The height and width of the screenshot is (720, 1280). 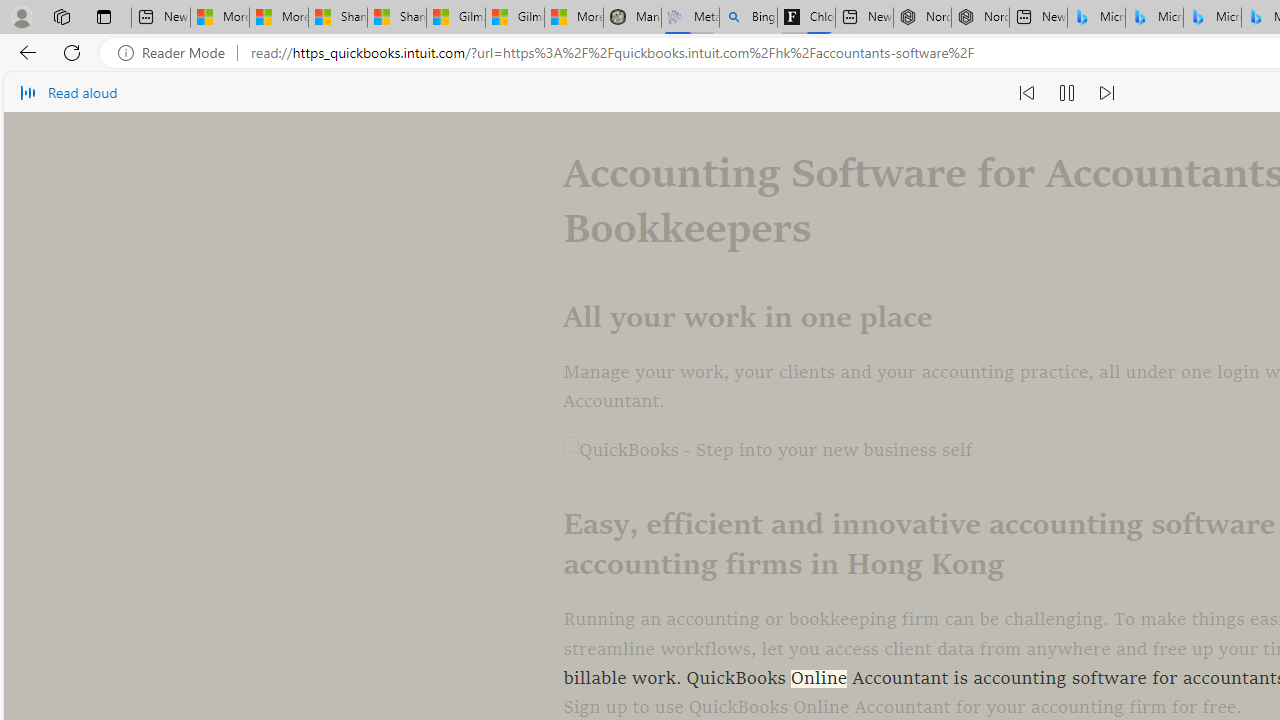 What do you see at coordinates (806, 17) in the screenshot?
I see `'Chloe Sorvino'` at bounding box center [806, 17].